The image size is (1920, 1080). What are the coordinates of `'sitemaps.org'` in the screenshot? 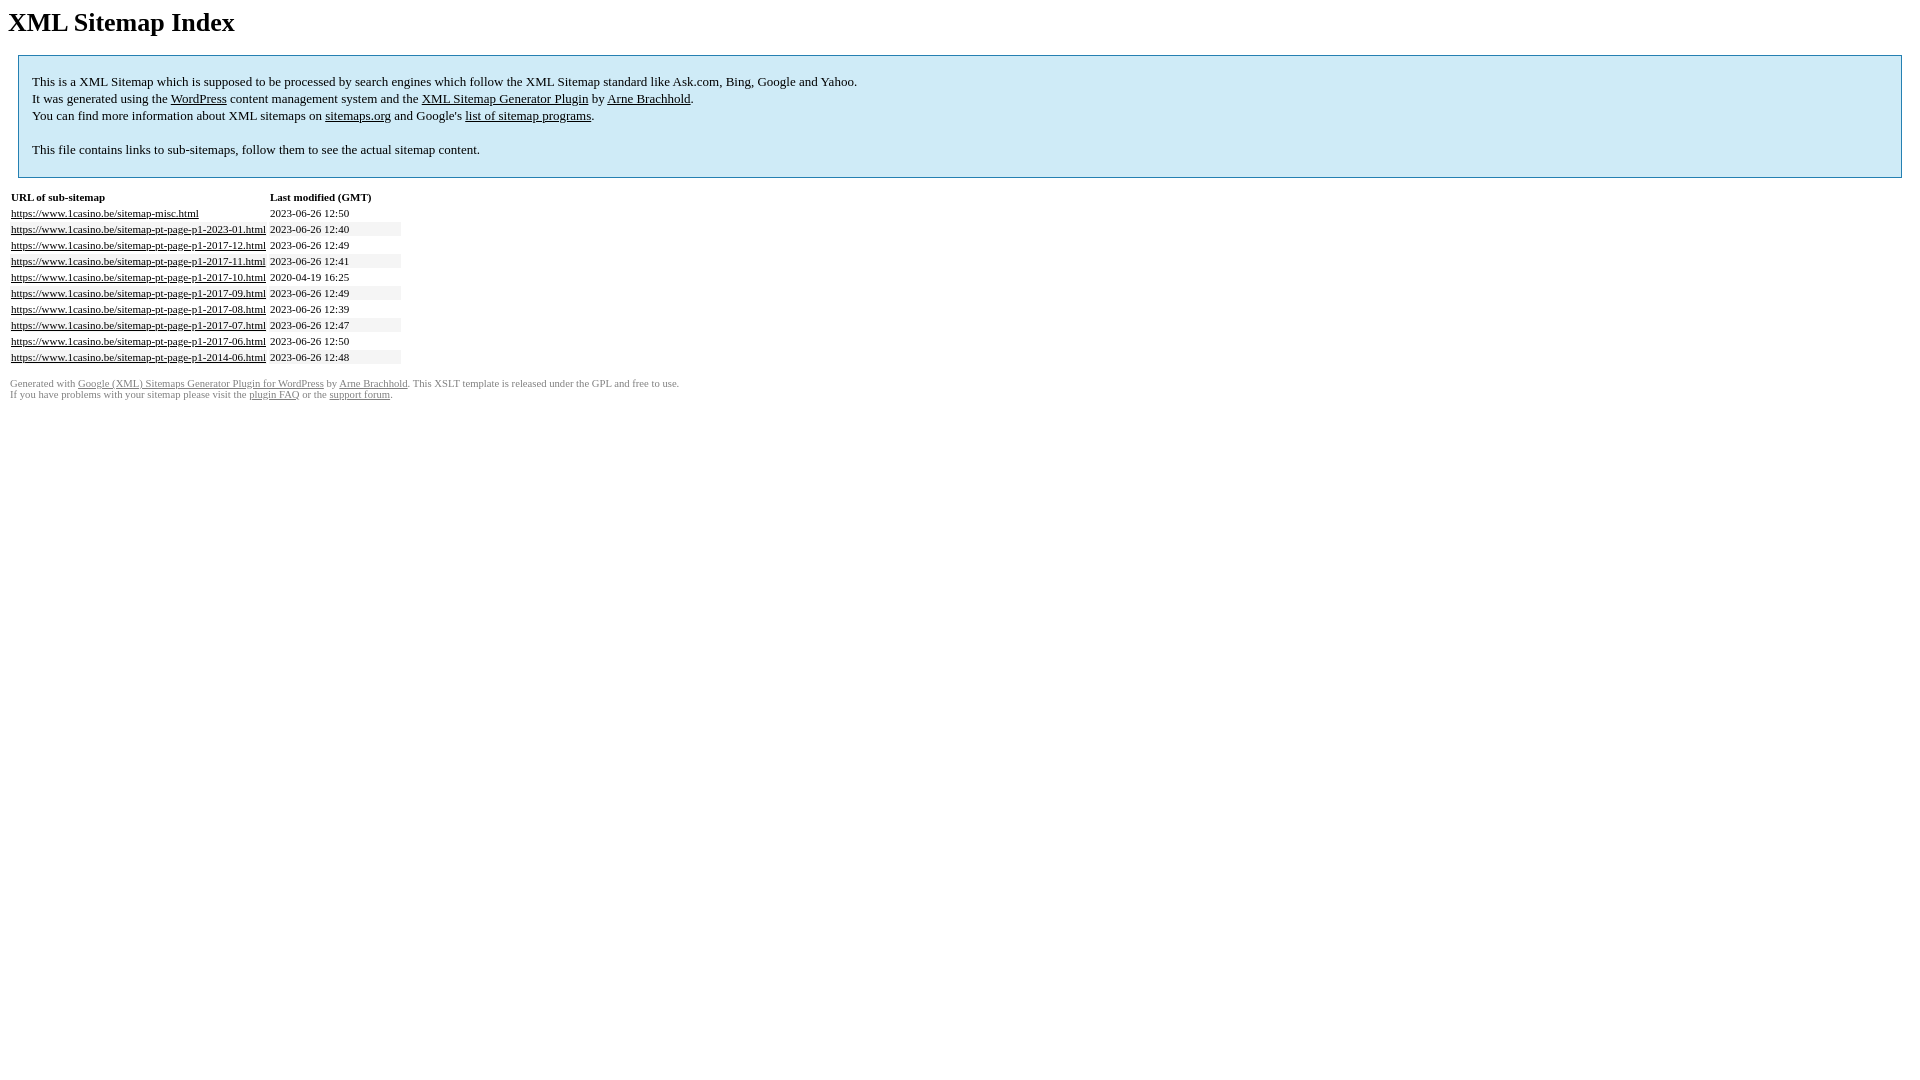 It's located at (358, 115).